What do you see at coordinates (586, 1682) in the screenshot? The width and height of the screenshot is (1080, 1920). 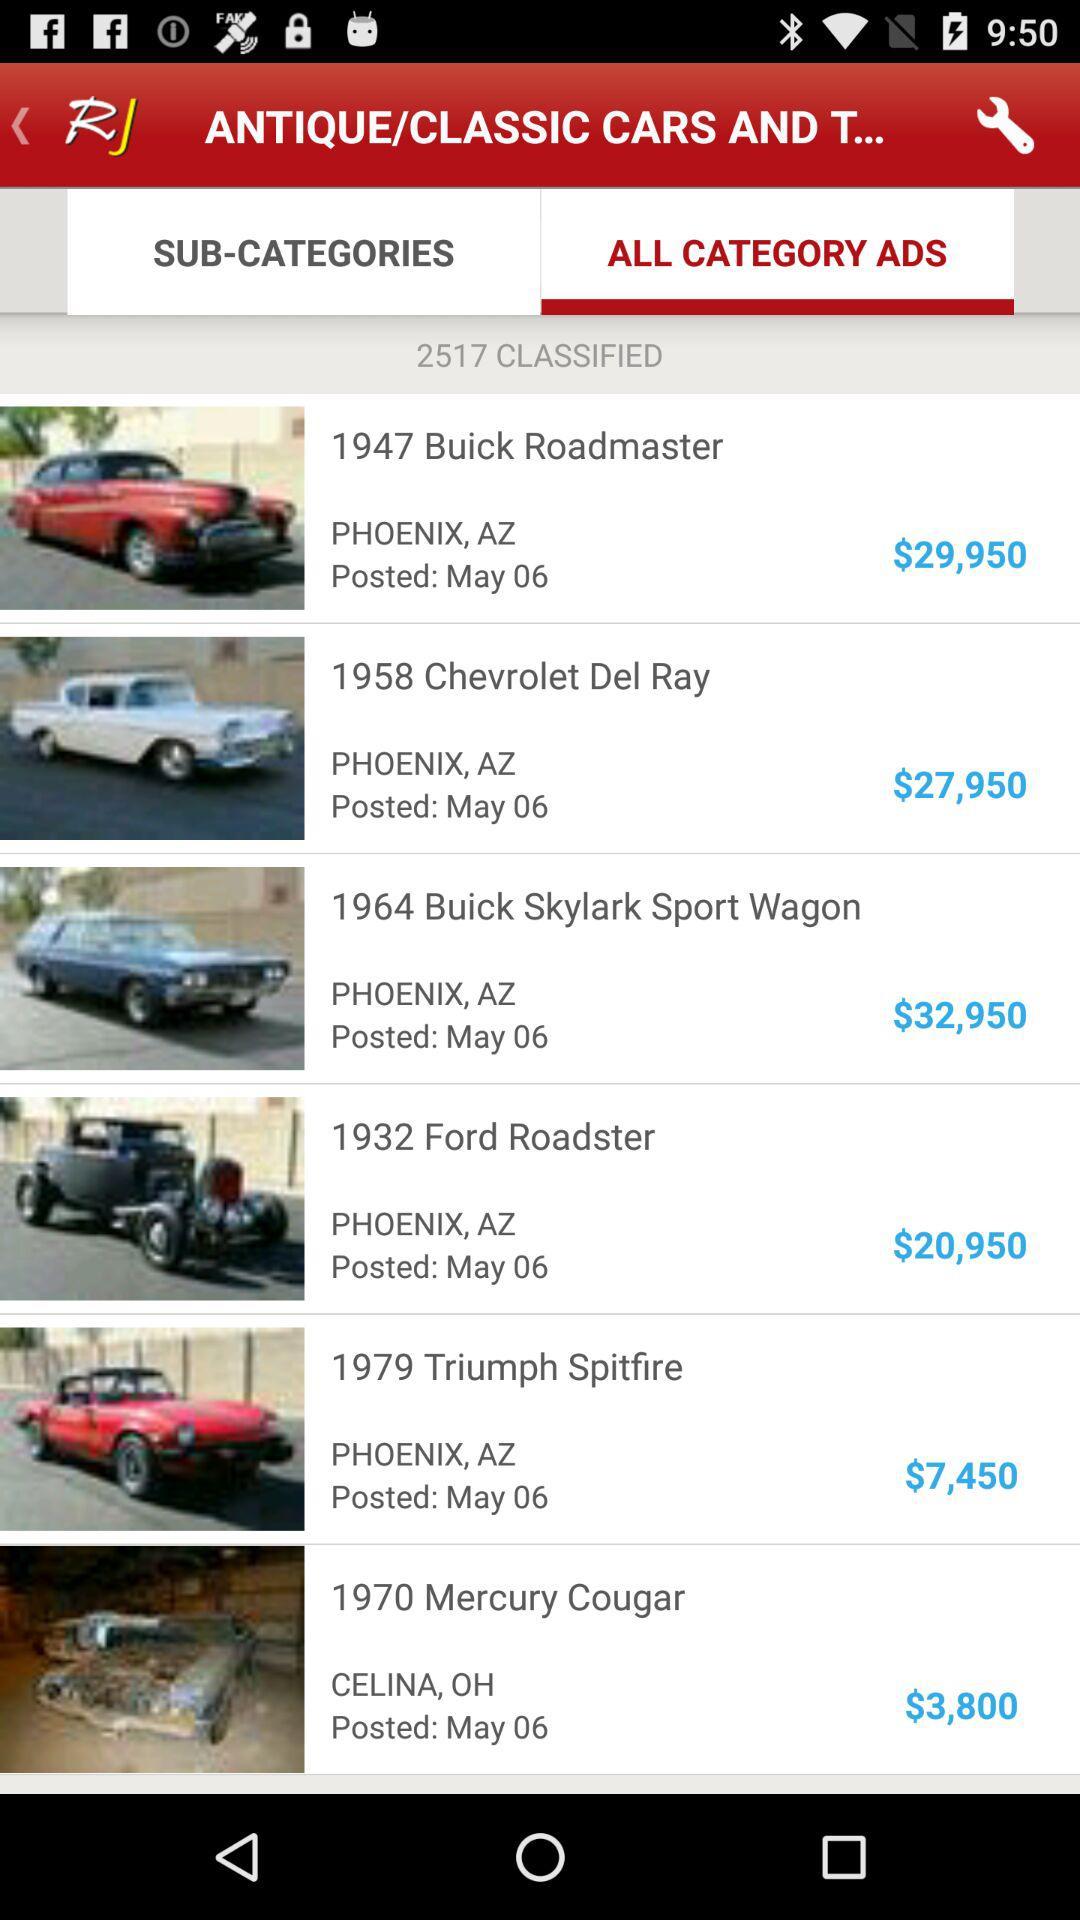 I see `app above posted: may 06 app` at bounding box center [586, 1682].